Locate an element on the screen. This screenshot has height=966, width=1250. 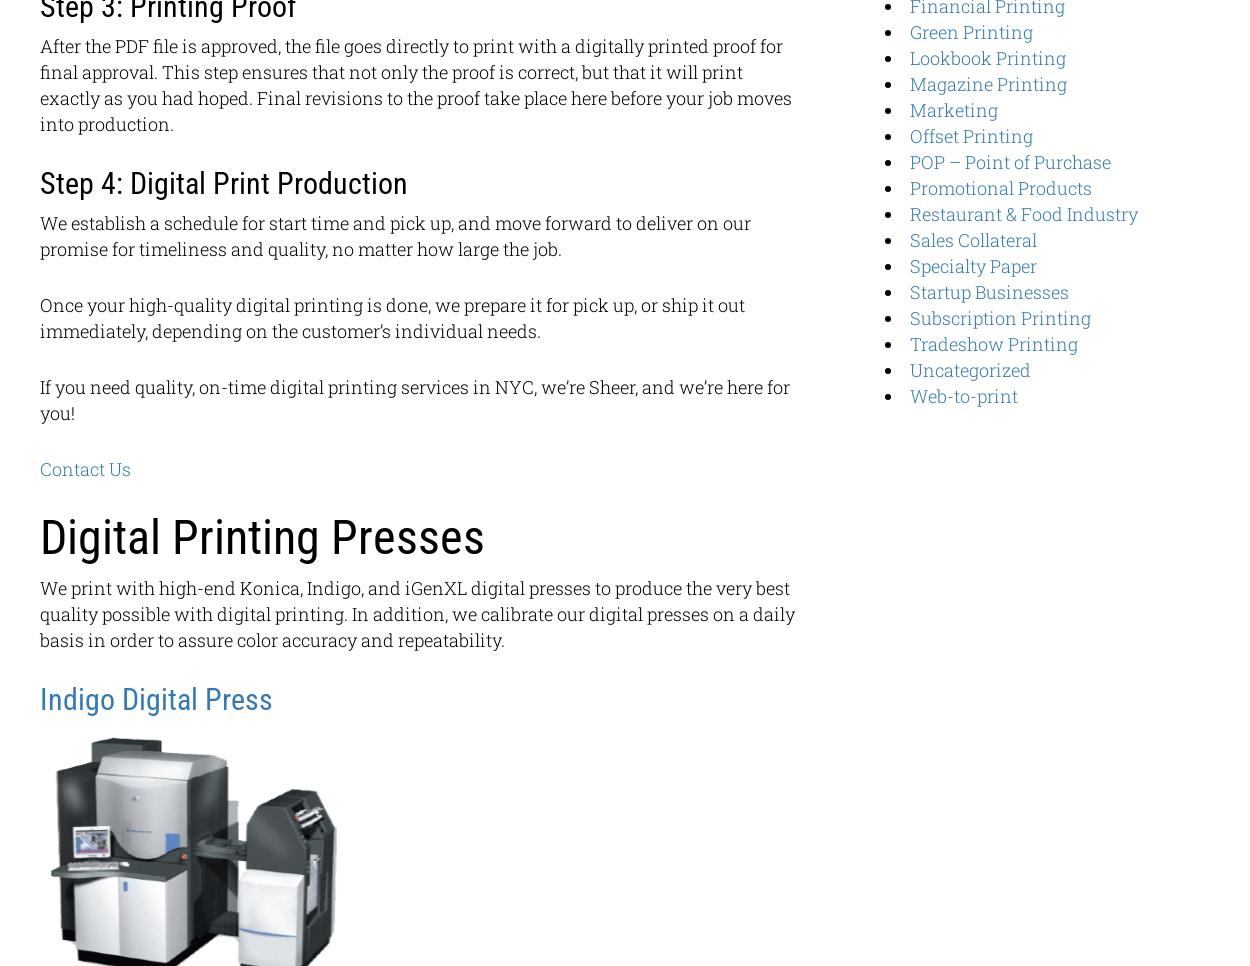
'Web-to-print' is located at coordinates (963, 395).